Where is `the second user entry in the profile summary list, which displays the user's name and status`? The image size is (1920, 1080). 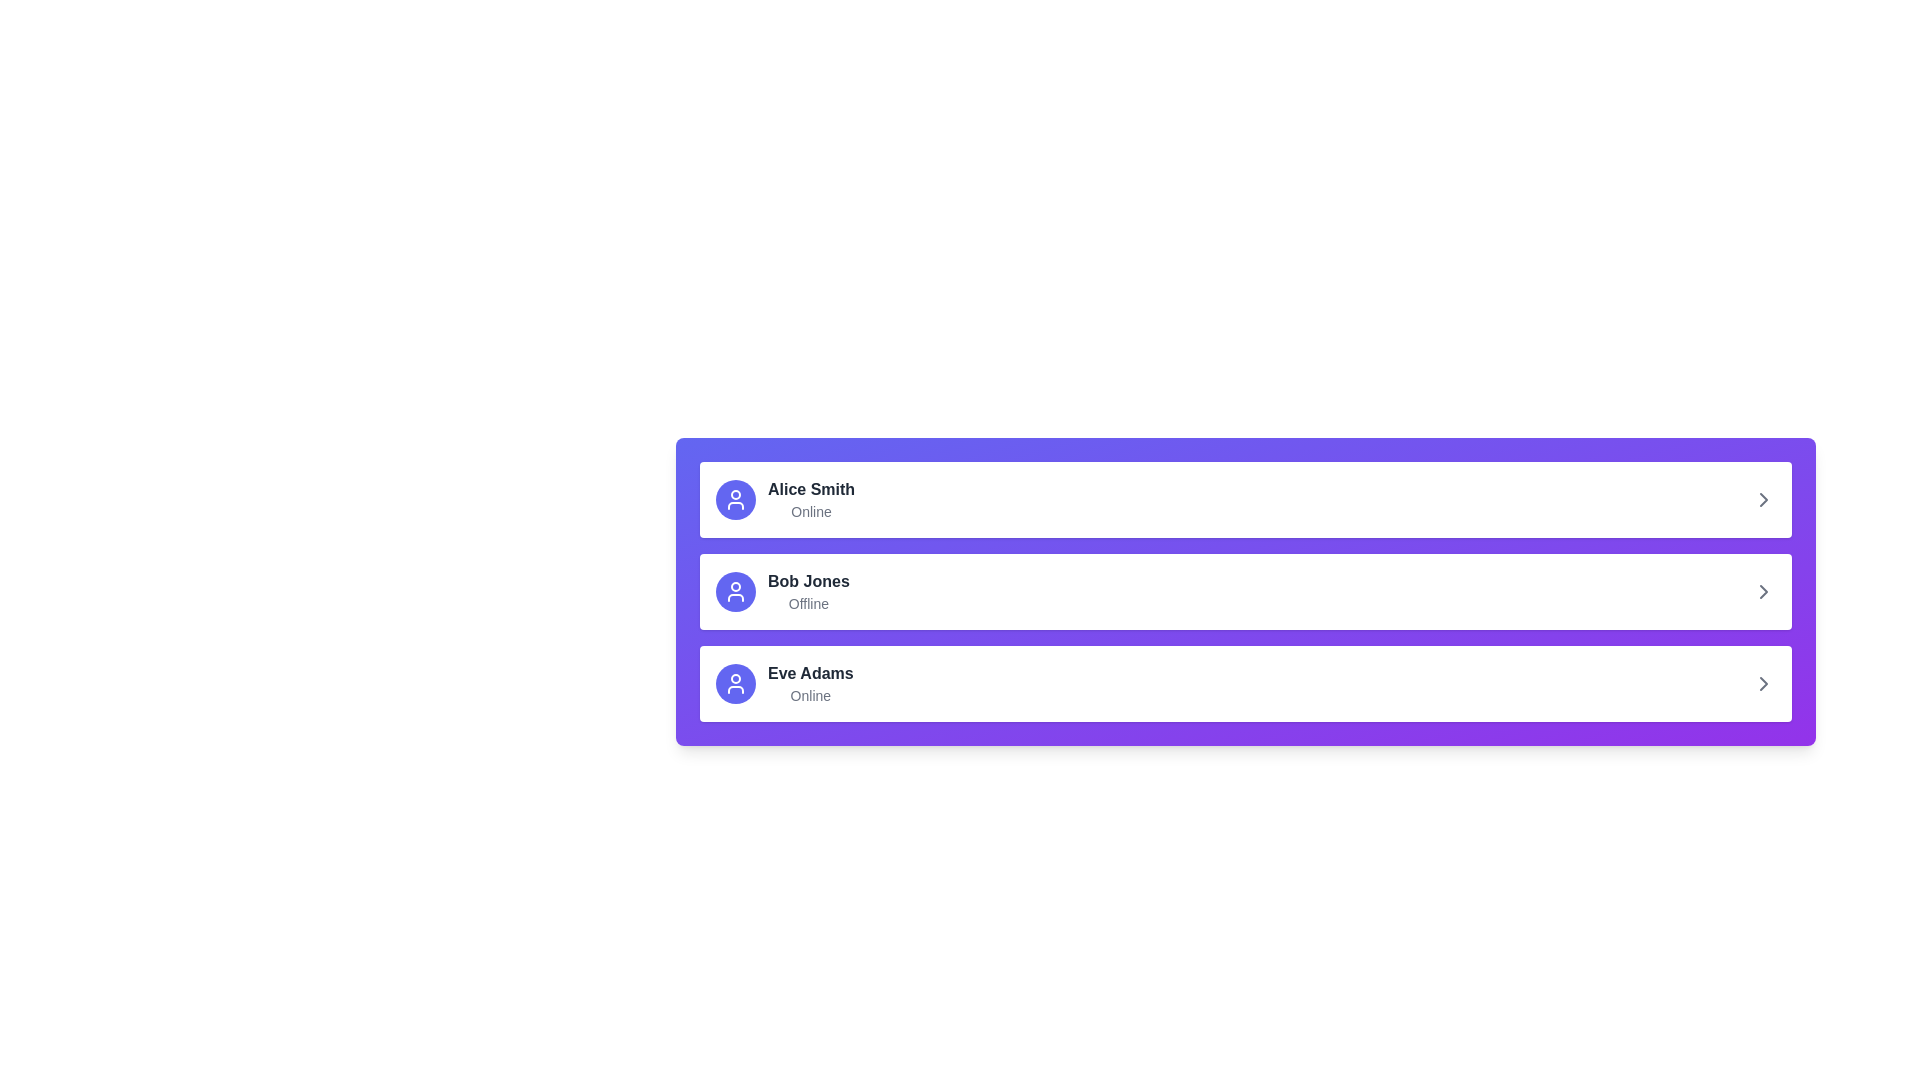 the second user entry in the profile summary list, which displays the user's name and status is located at coordinates (1245, 590).